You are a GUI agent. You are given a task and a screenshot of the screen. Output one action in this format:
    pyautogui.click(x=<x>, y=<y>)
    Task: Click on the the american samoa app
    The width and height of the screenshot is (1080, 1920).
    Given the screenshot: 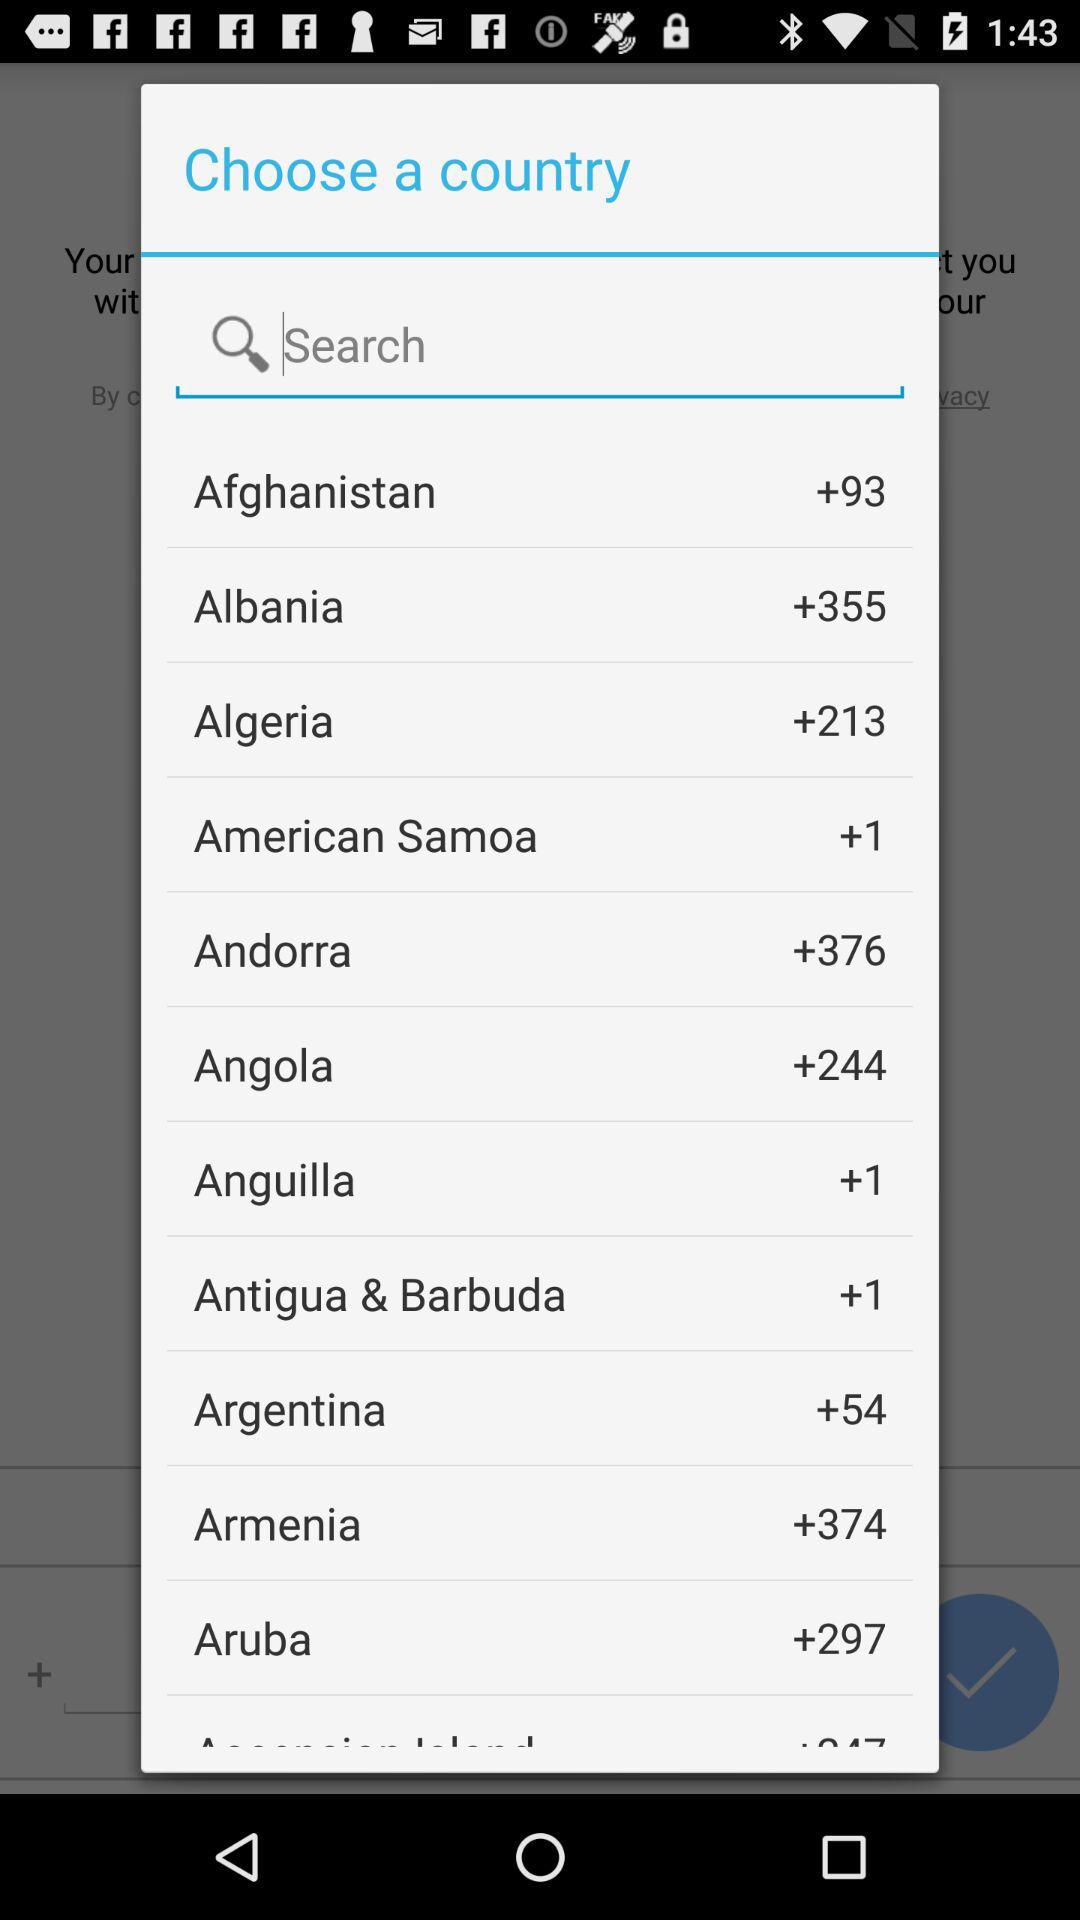 What is the action you would take?
    pyautogui.click(x=366, y=834)
    